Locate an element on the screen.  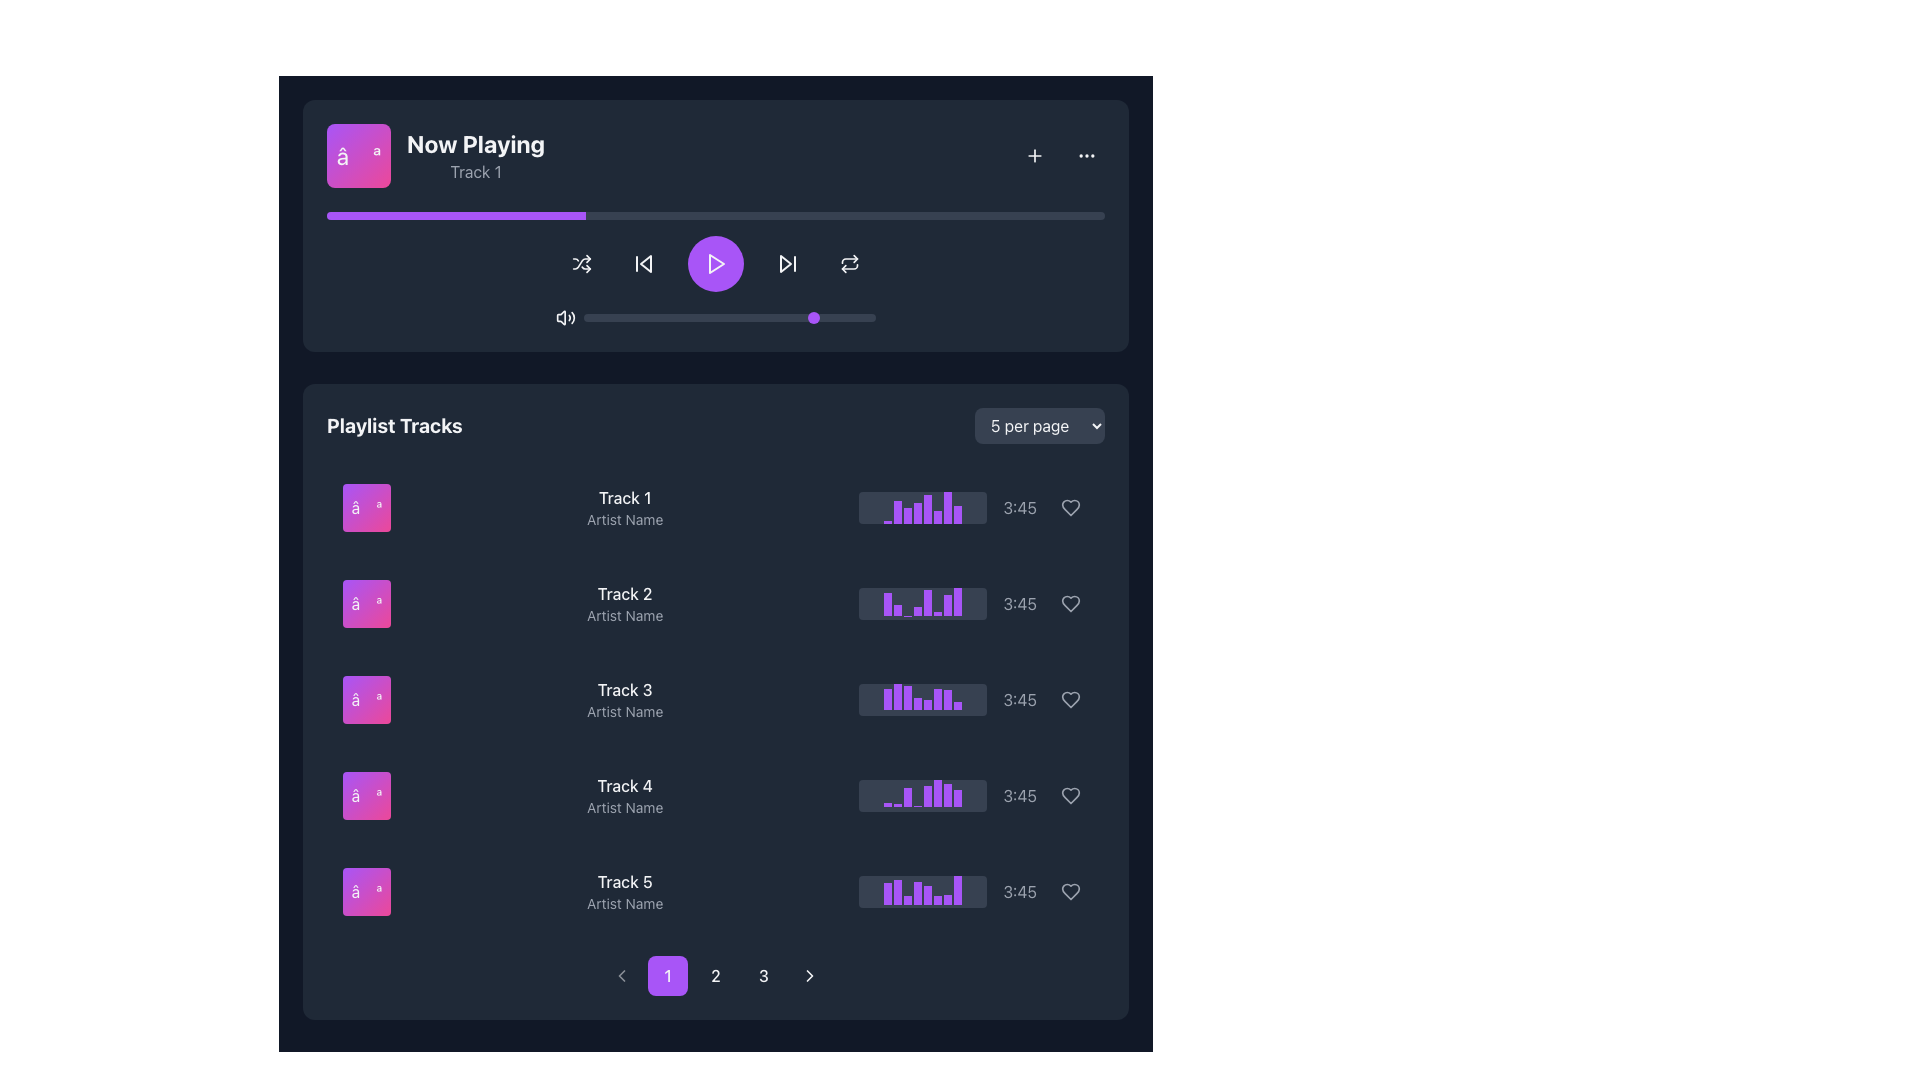
the ellipsis icon located at the top right corner of the interface is located at coordinates (1085, 154).